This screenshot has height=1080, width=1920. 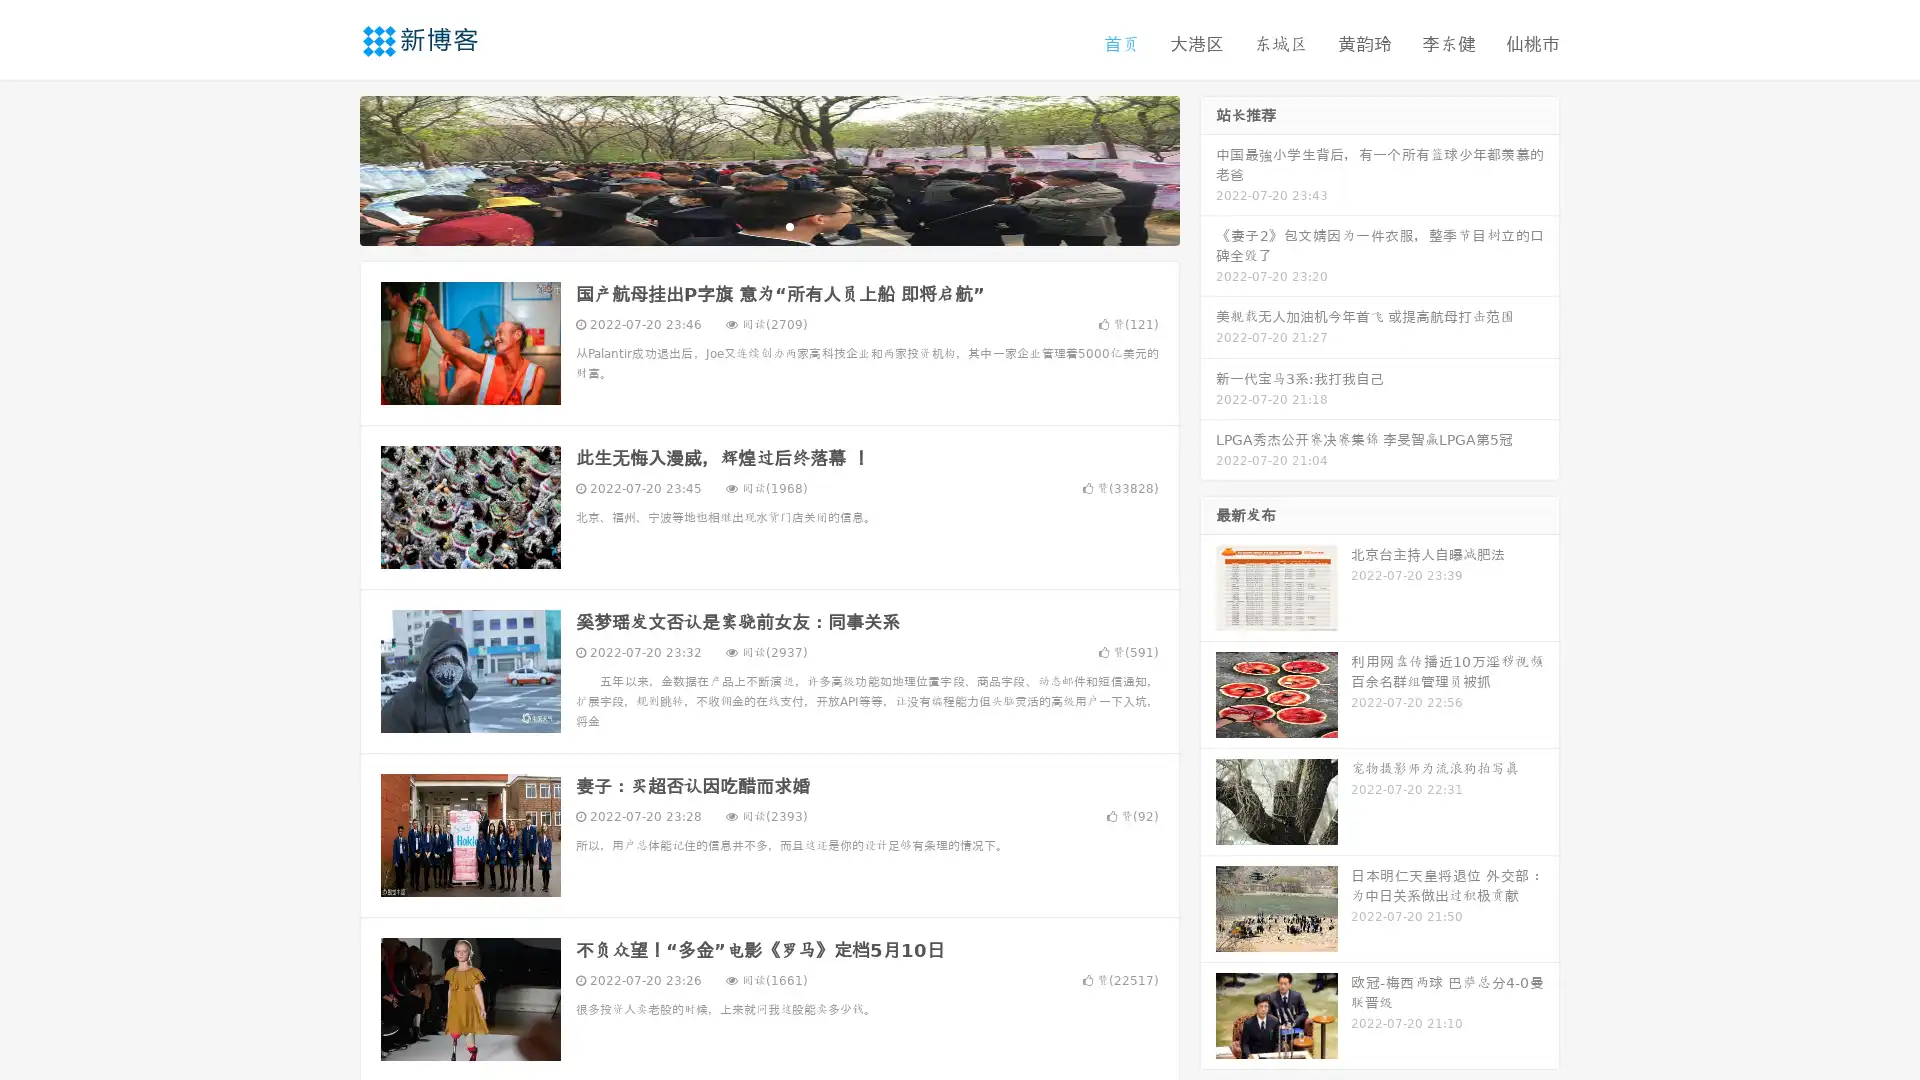 I want to click on Go to slide 1, so click(x=748, y=225).